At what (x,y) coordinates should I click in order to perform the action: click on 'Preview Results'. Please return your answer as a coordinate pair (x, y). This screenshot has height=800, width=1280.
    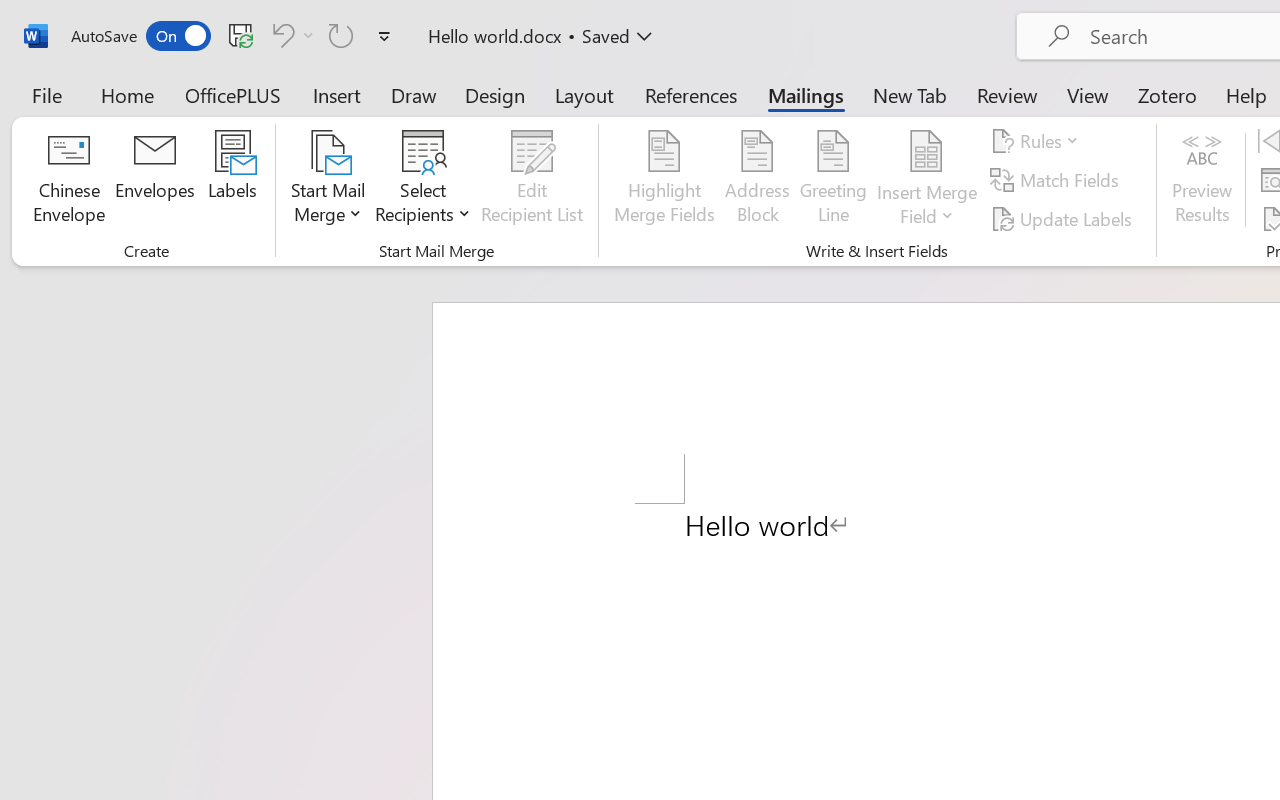
    Looking at the image, I should click on (1201, 179).